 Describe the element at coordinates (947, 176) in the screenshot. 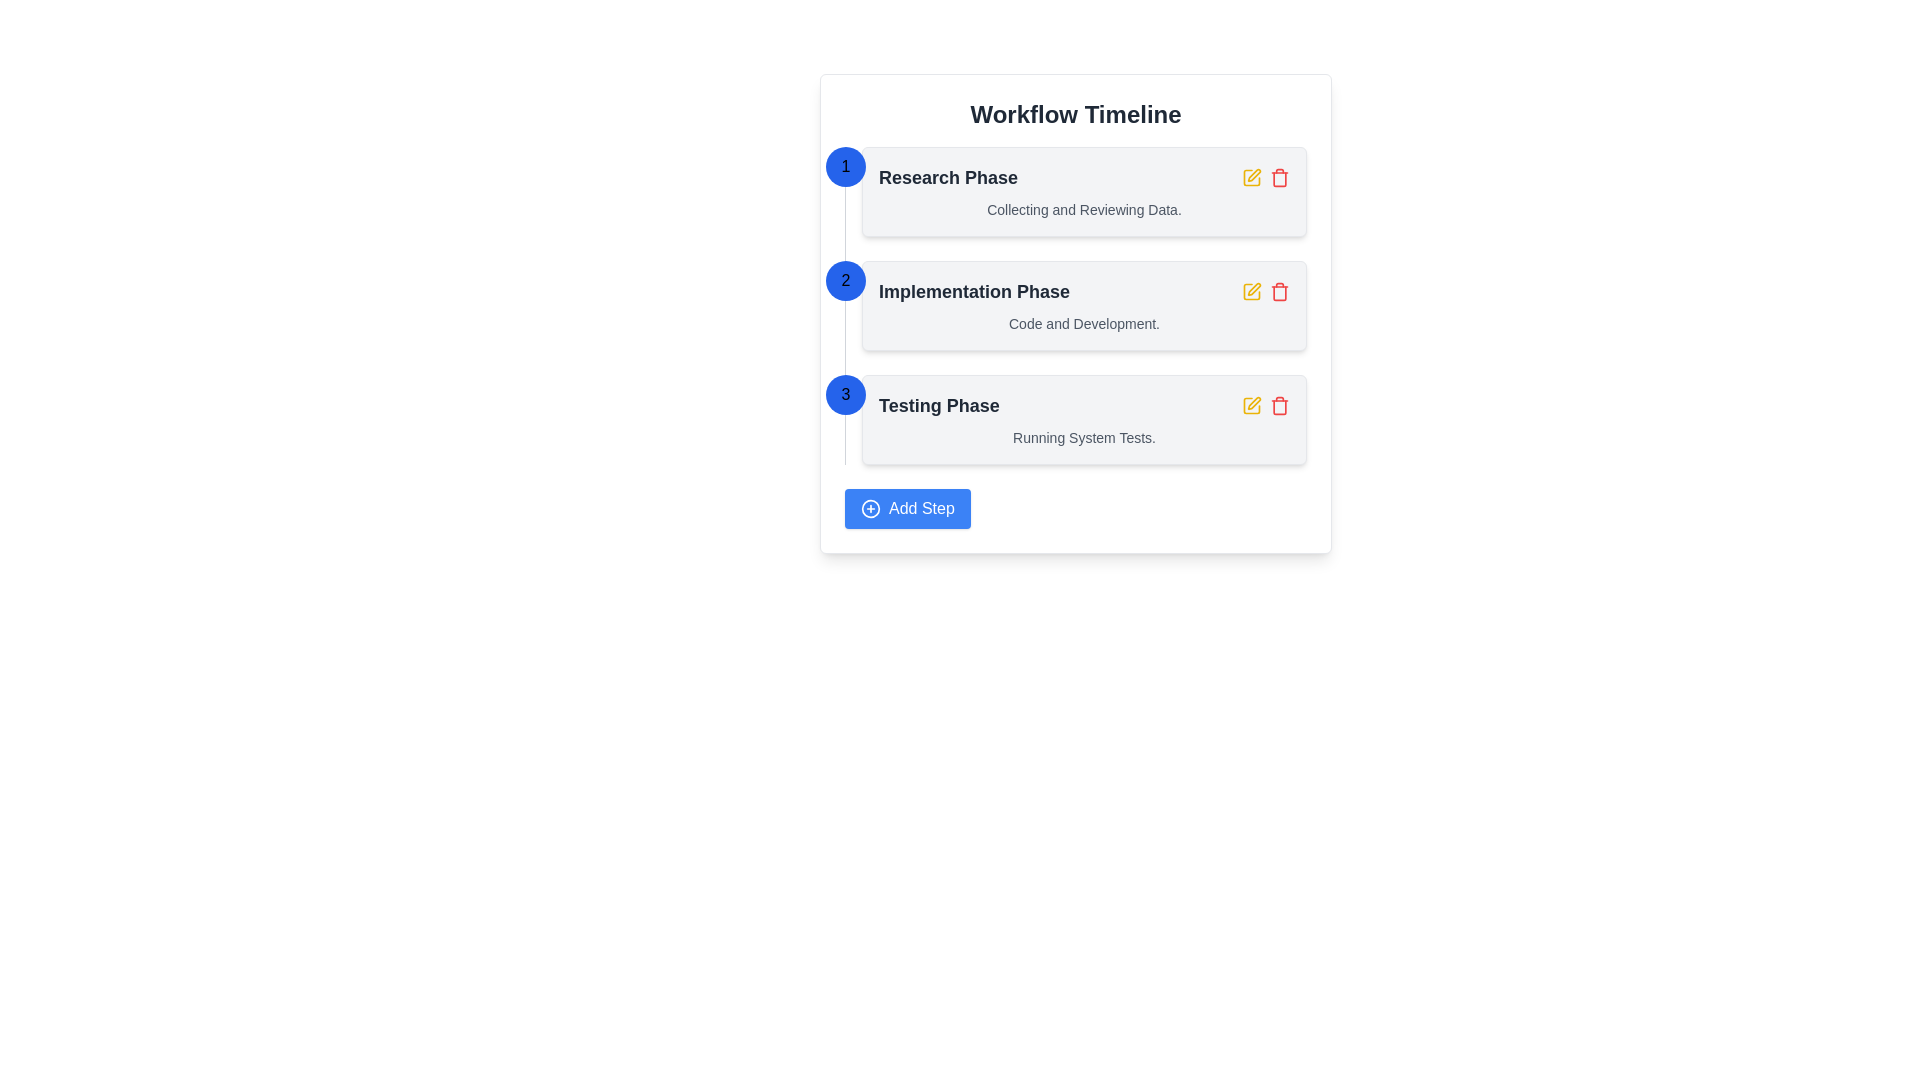

I see `displayed text from the text label that says 'Research Phase', which is prominently located at the top of the first section of the workflow items` at that location.